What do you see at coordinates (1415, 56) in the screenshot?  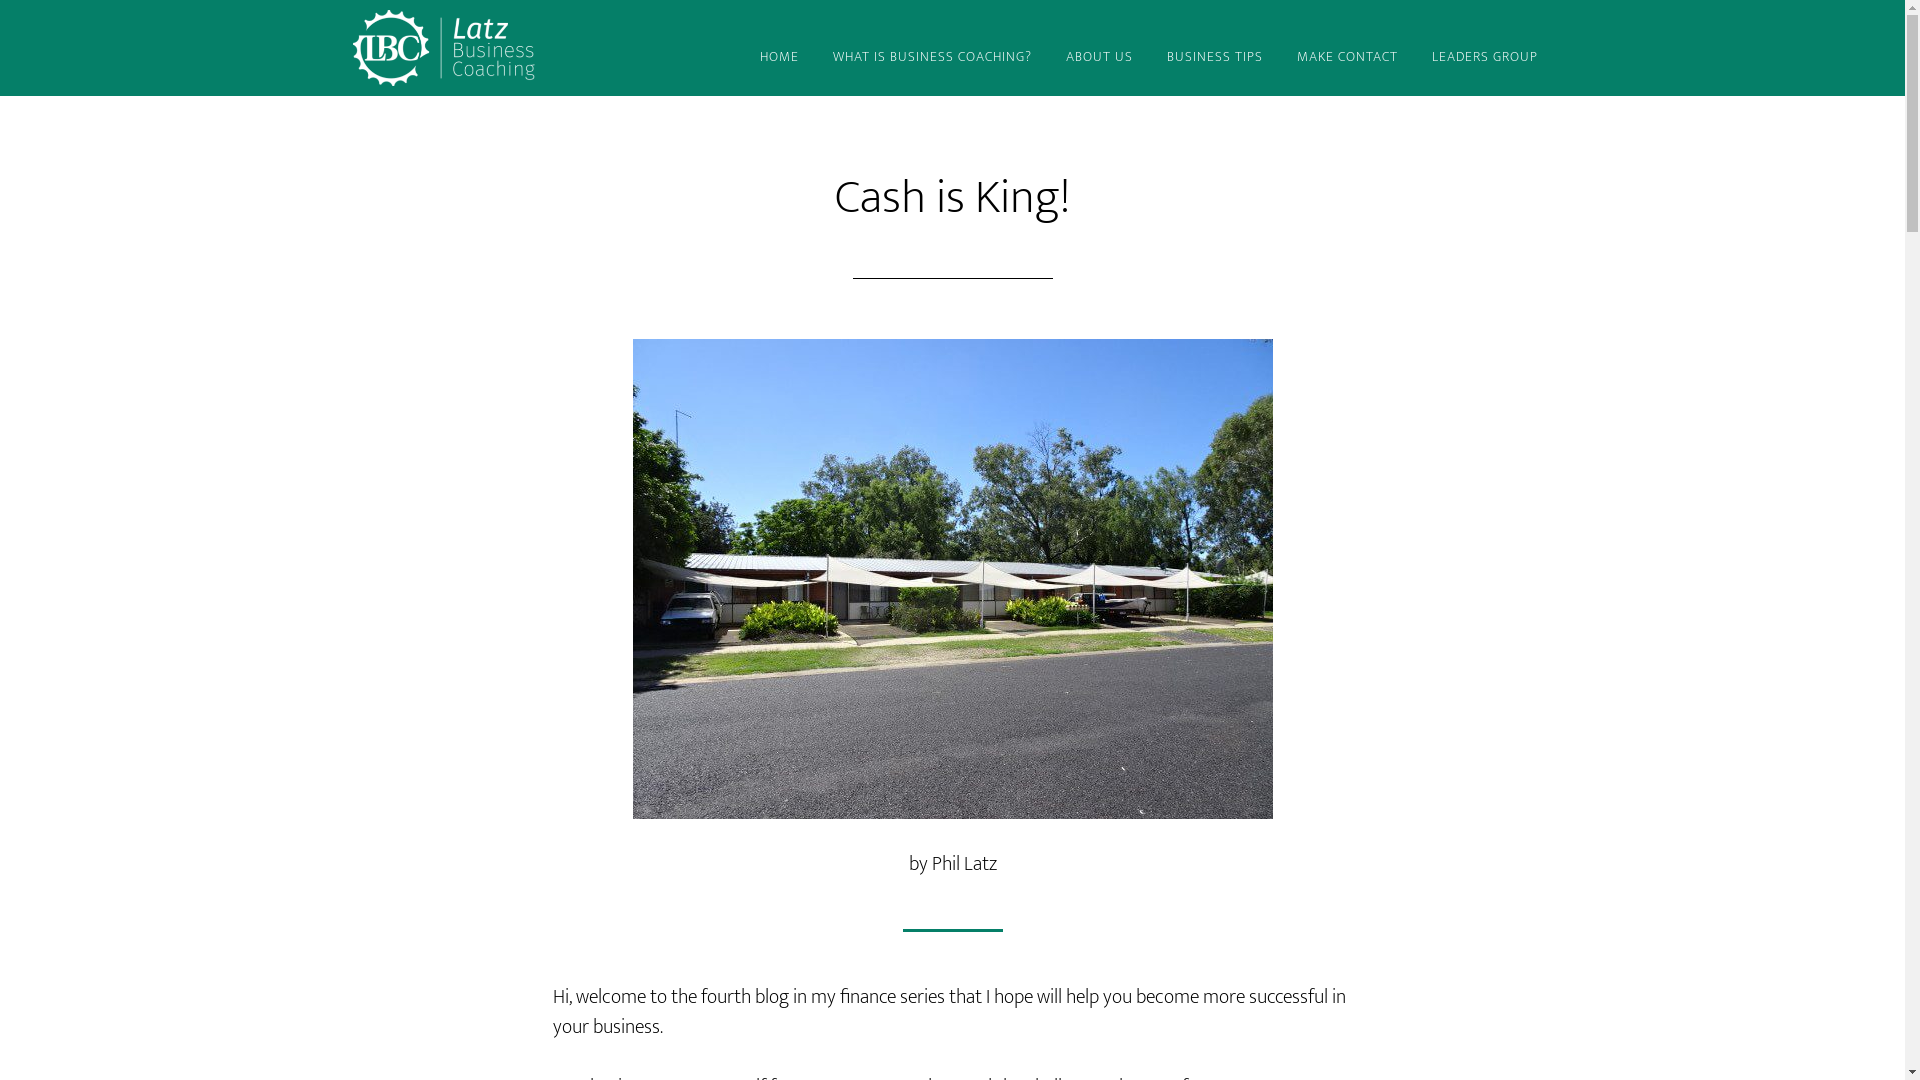 I see `'LEADERS GROUP'` at bounding box center [1415, 56].